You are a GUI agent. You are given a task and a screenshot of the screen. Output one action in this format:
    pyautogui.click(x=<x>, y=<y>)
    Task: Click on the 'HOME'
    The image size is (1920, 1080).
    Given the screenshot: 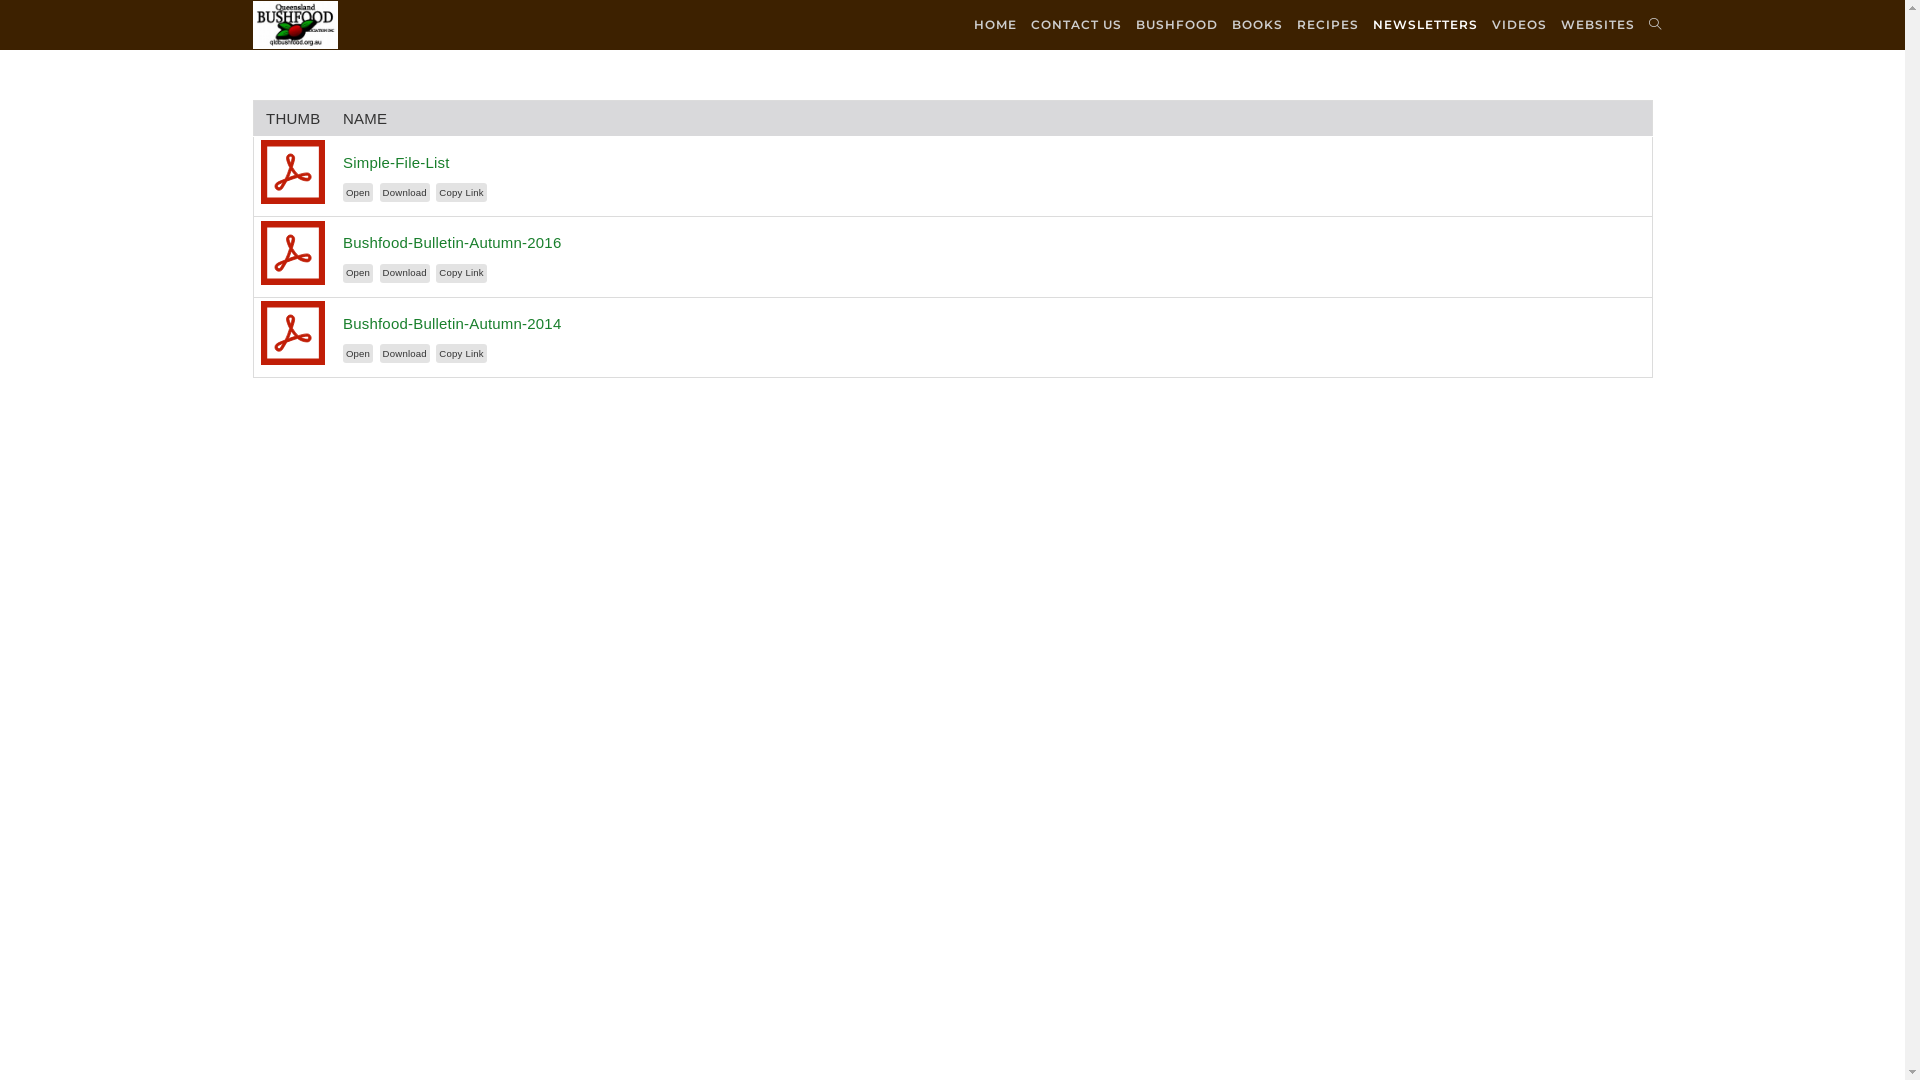 What is the action you would take?
    pyautogui.click(x=994, y=24)
    